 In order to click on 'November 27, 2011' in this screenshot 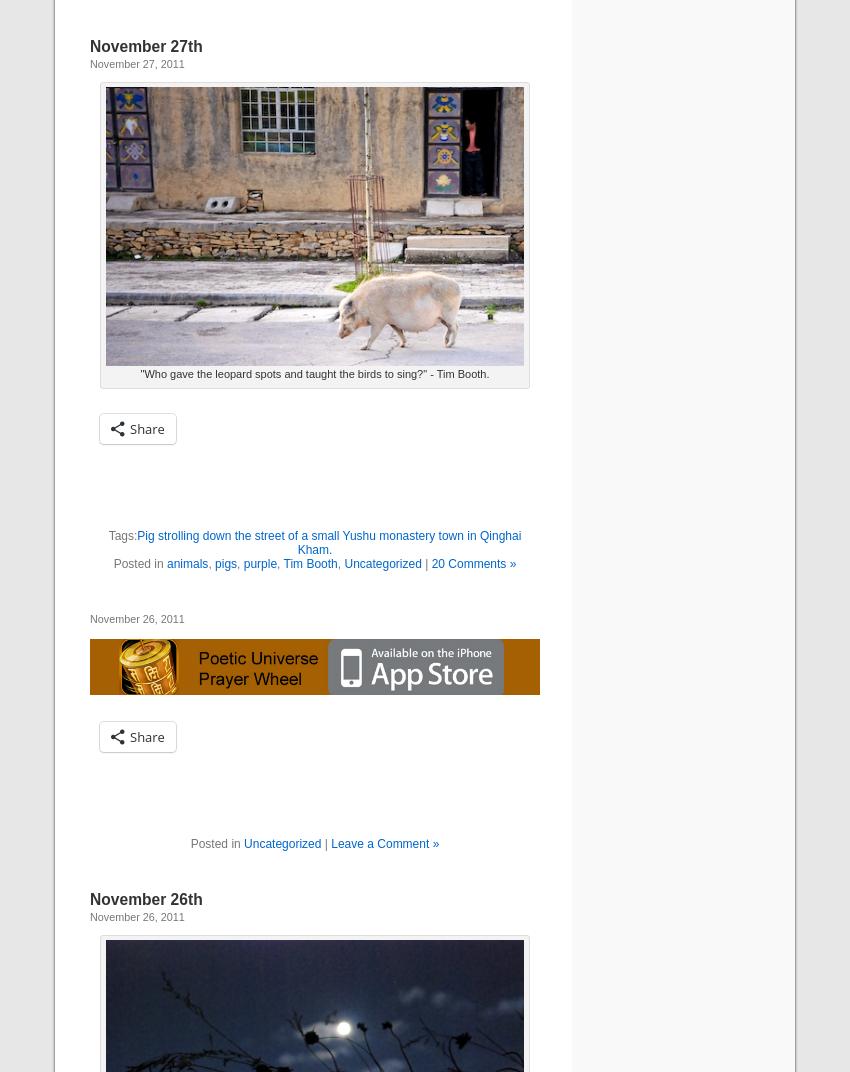, I will do `click(137, 62)`.